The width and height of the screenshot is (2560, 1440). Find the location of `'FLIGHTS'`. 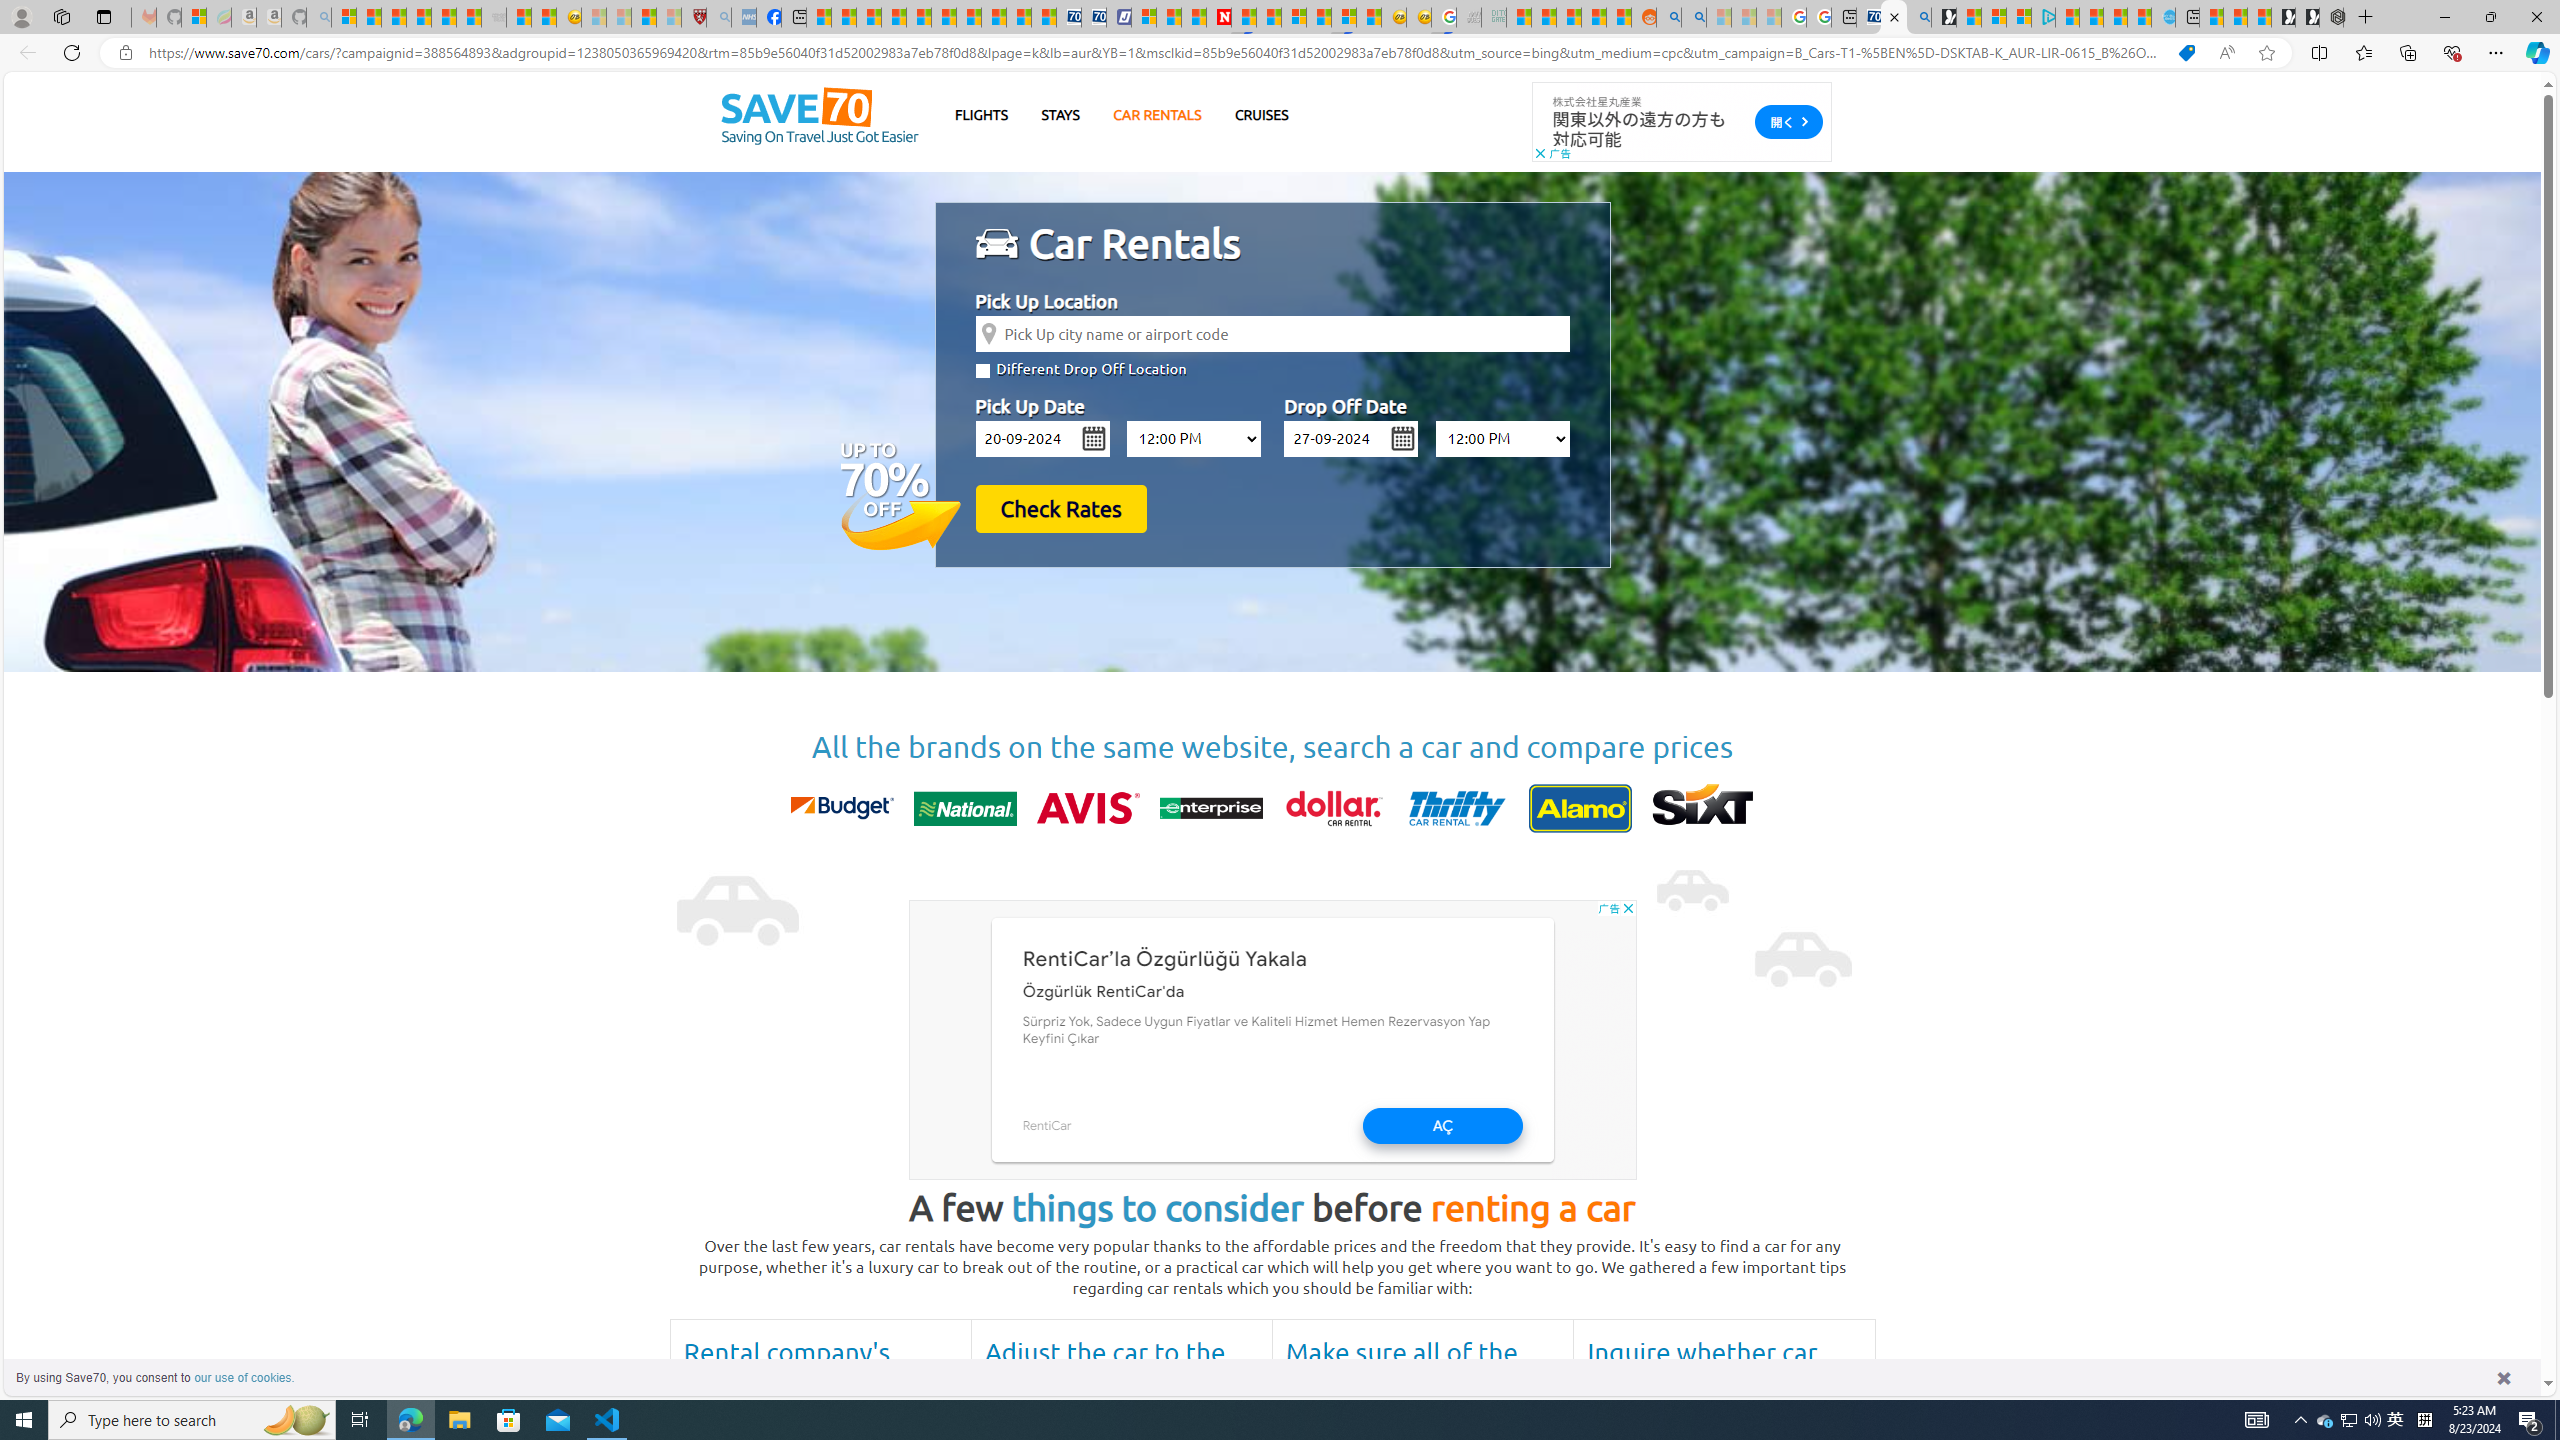

'FLIGHTS' is located at coordinates (981, 114).